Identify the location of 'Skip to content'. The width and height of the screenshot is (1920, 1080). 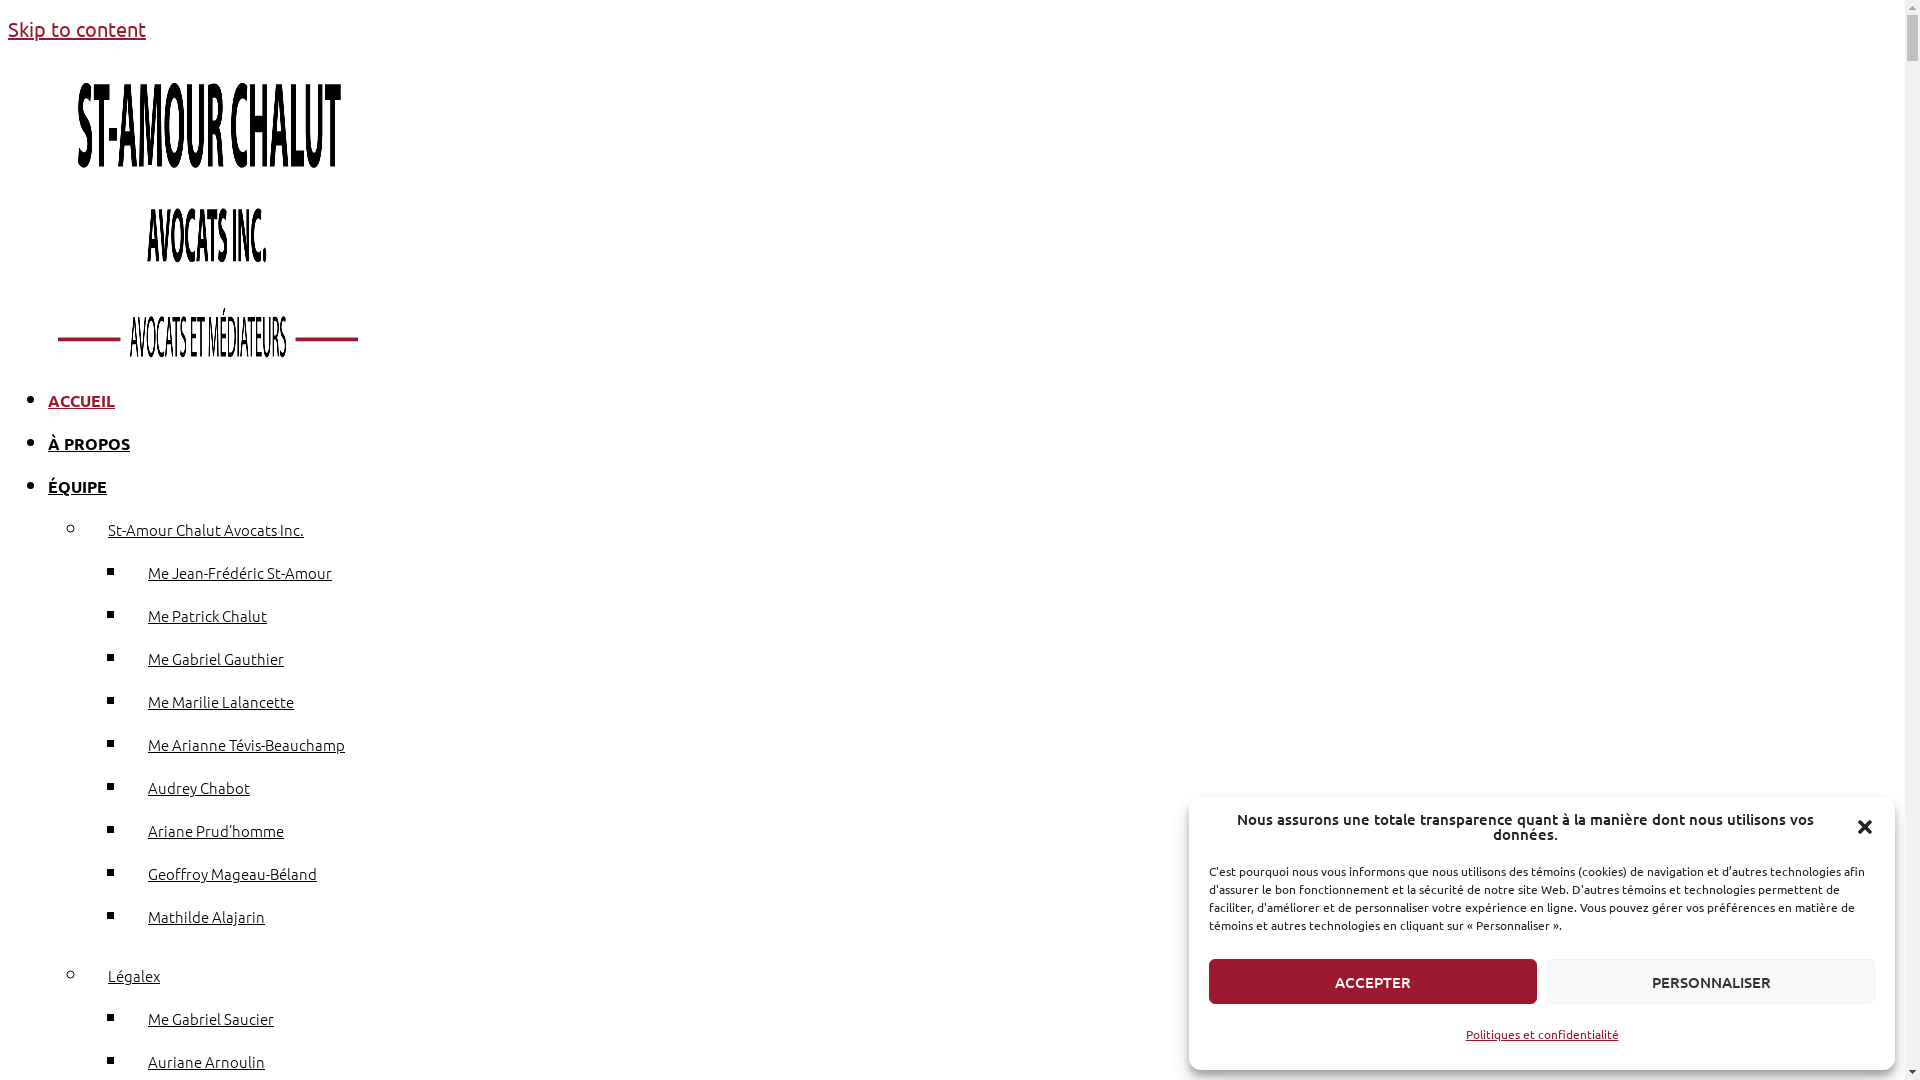
(8, 28).